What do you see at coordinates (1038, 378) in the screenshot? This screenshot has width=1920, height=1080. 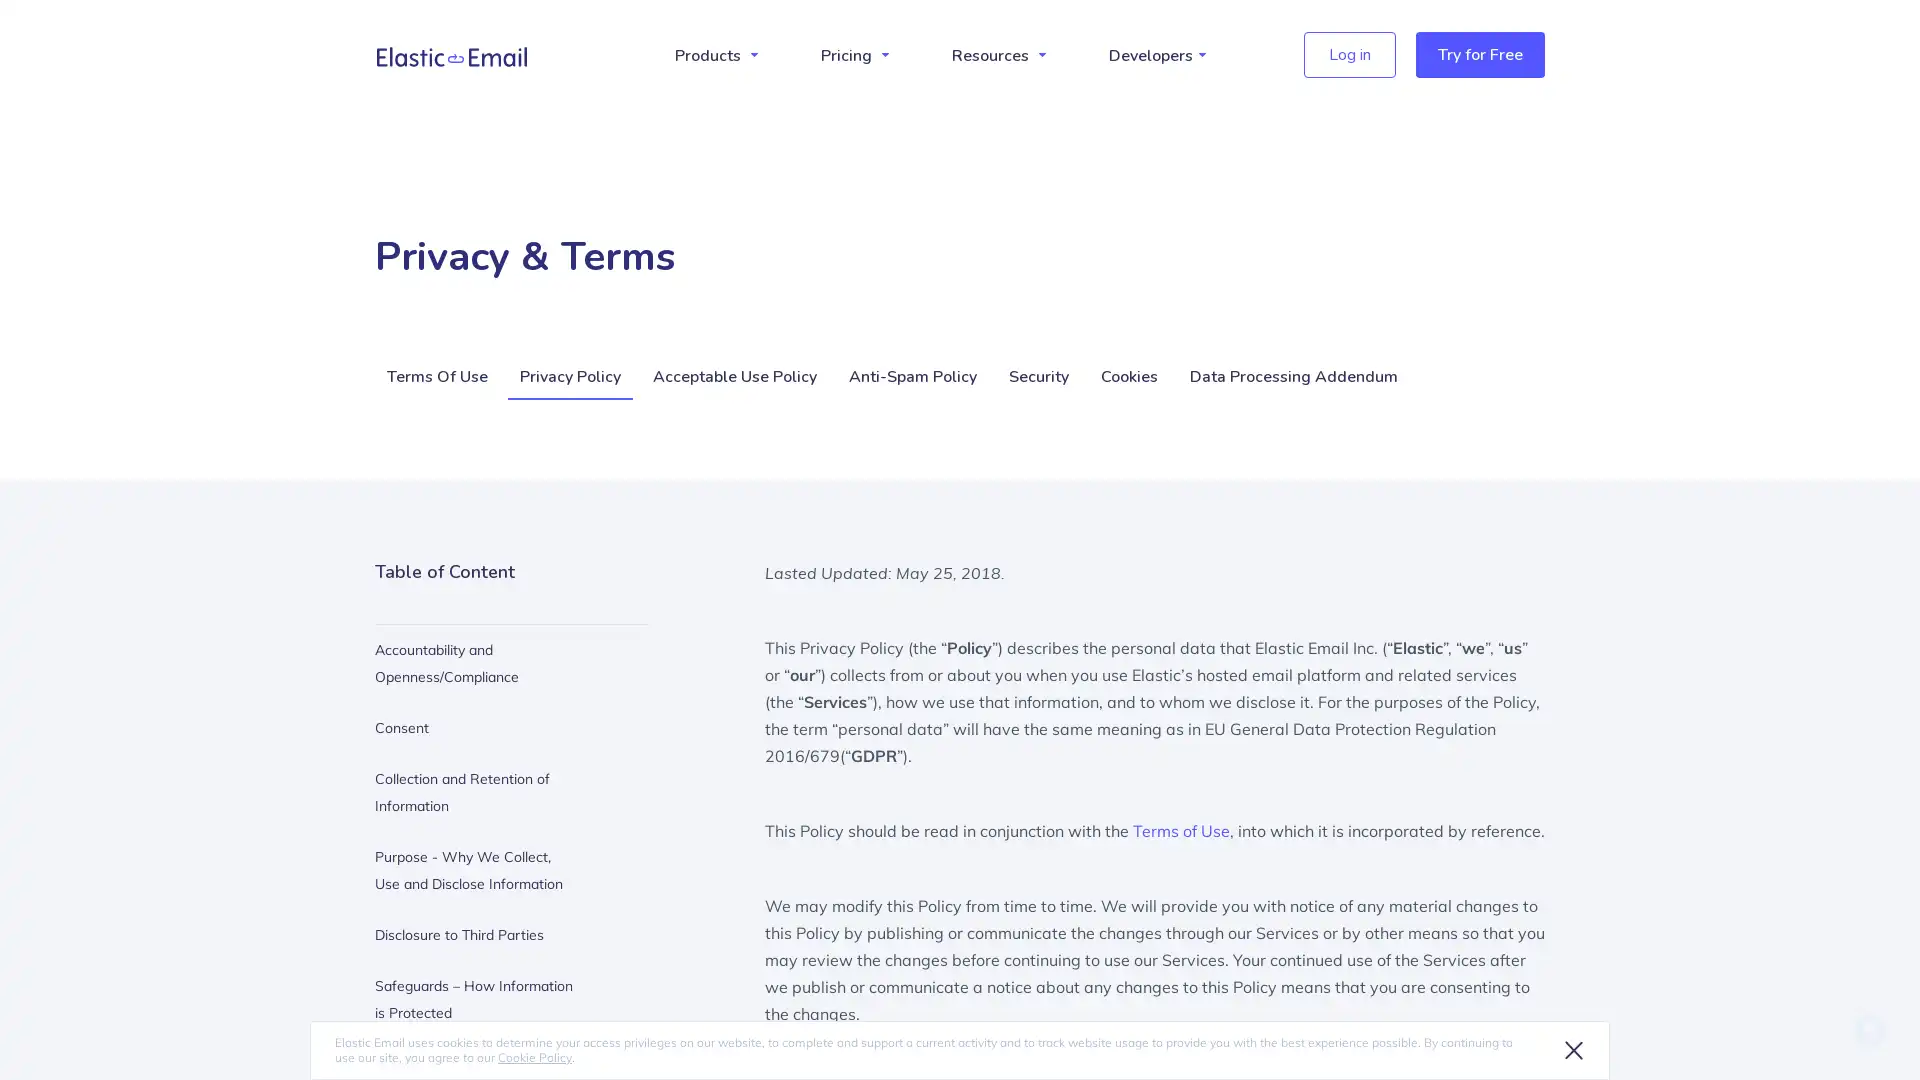 I see `Security` at bounding box center [1038, 378].